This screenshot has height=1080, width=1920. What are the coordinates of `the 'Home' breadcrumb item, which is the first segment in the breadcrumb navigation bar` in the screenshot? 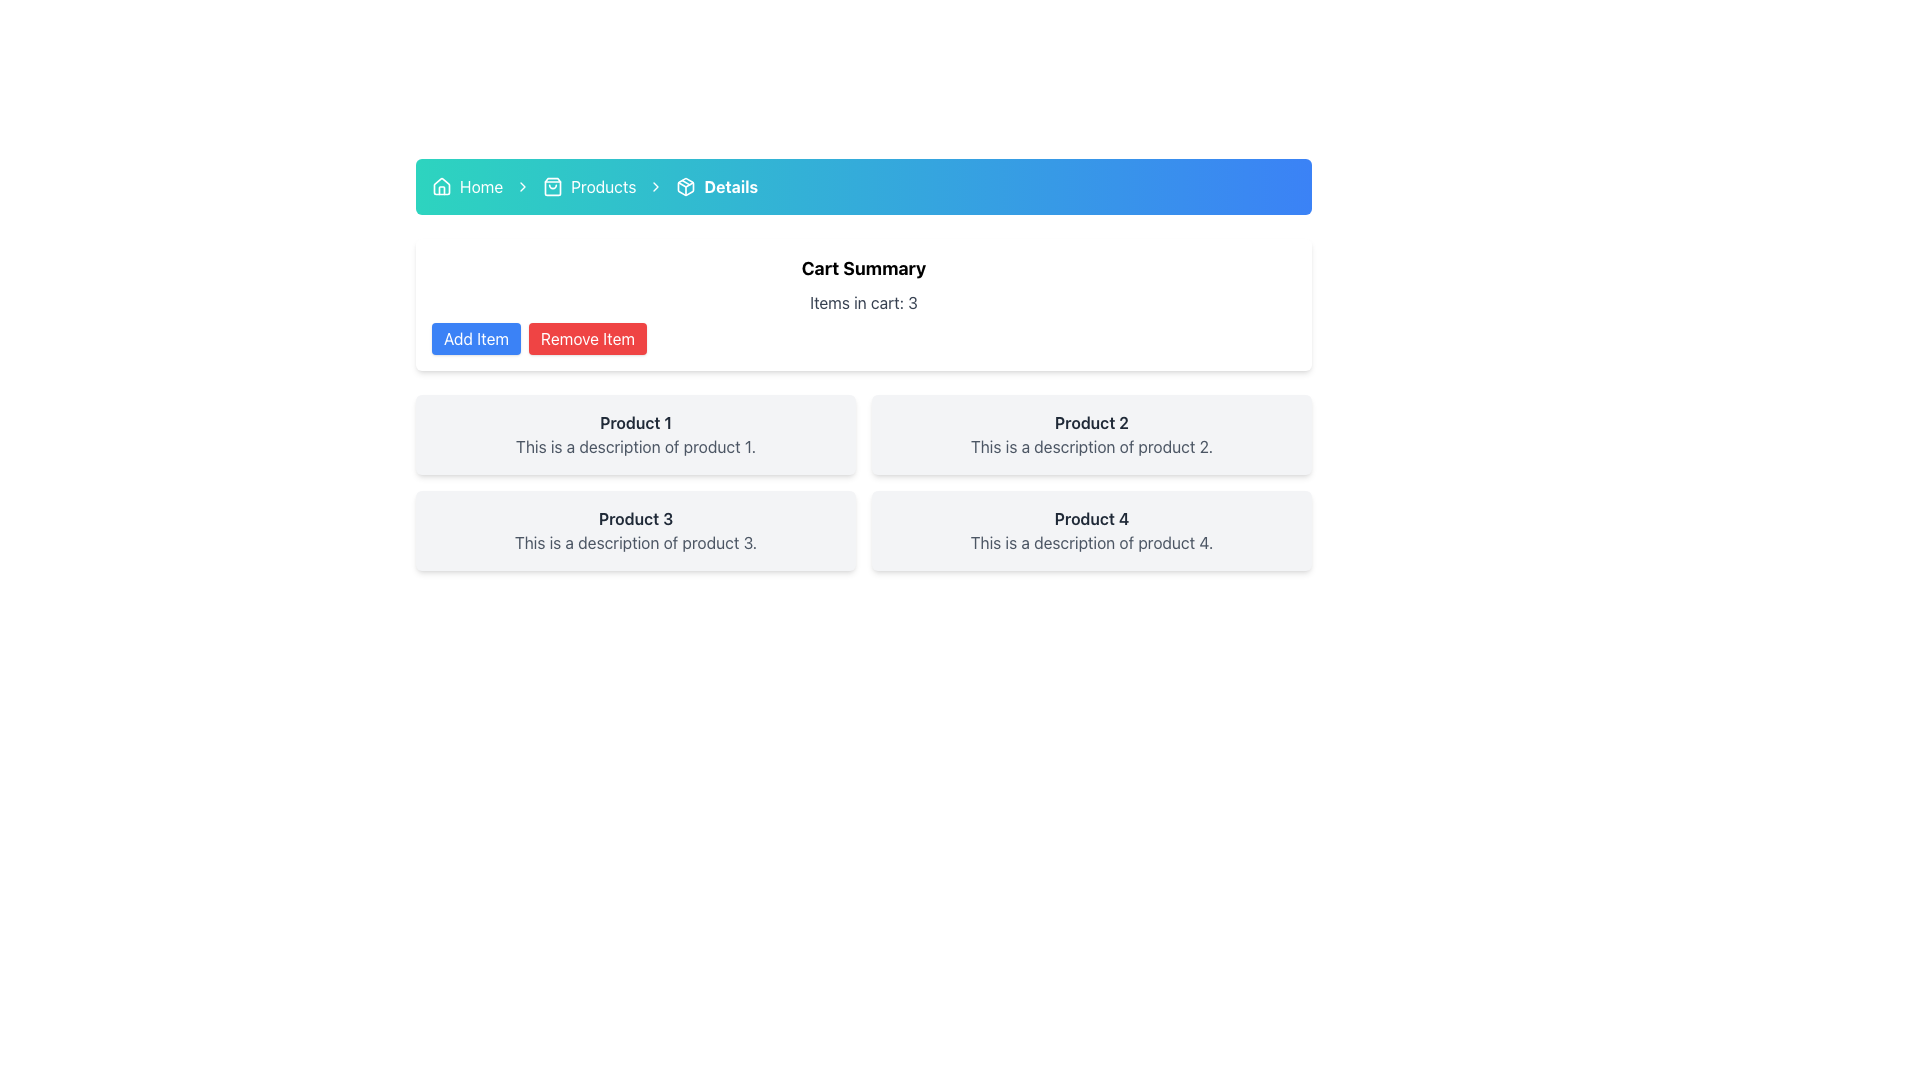 It's located at (466, 186).